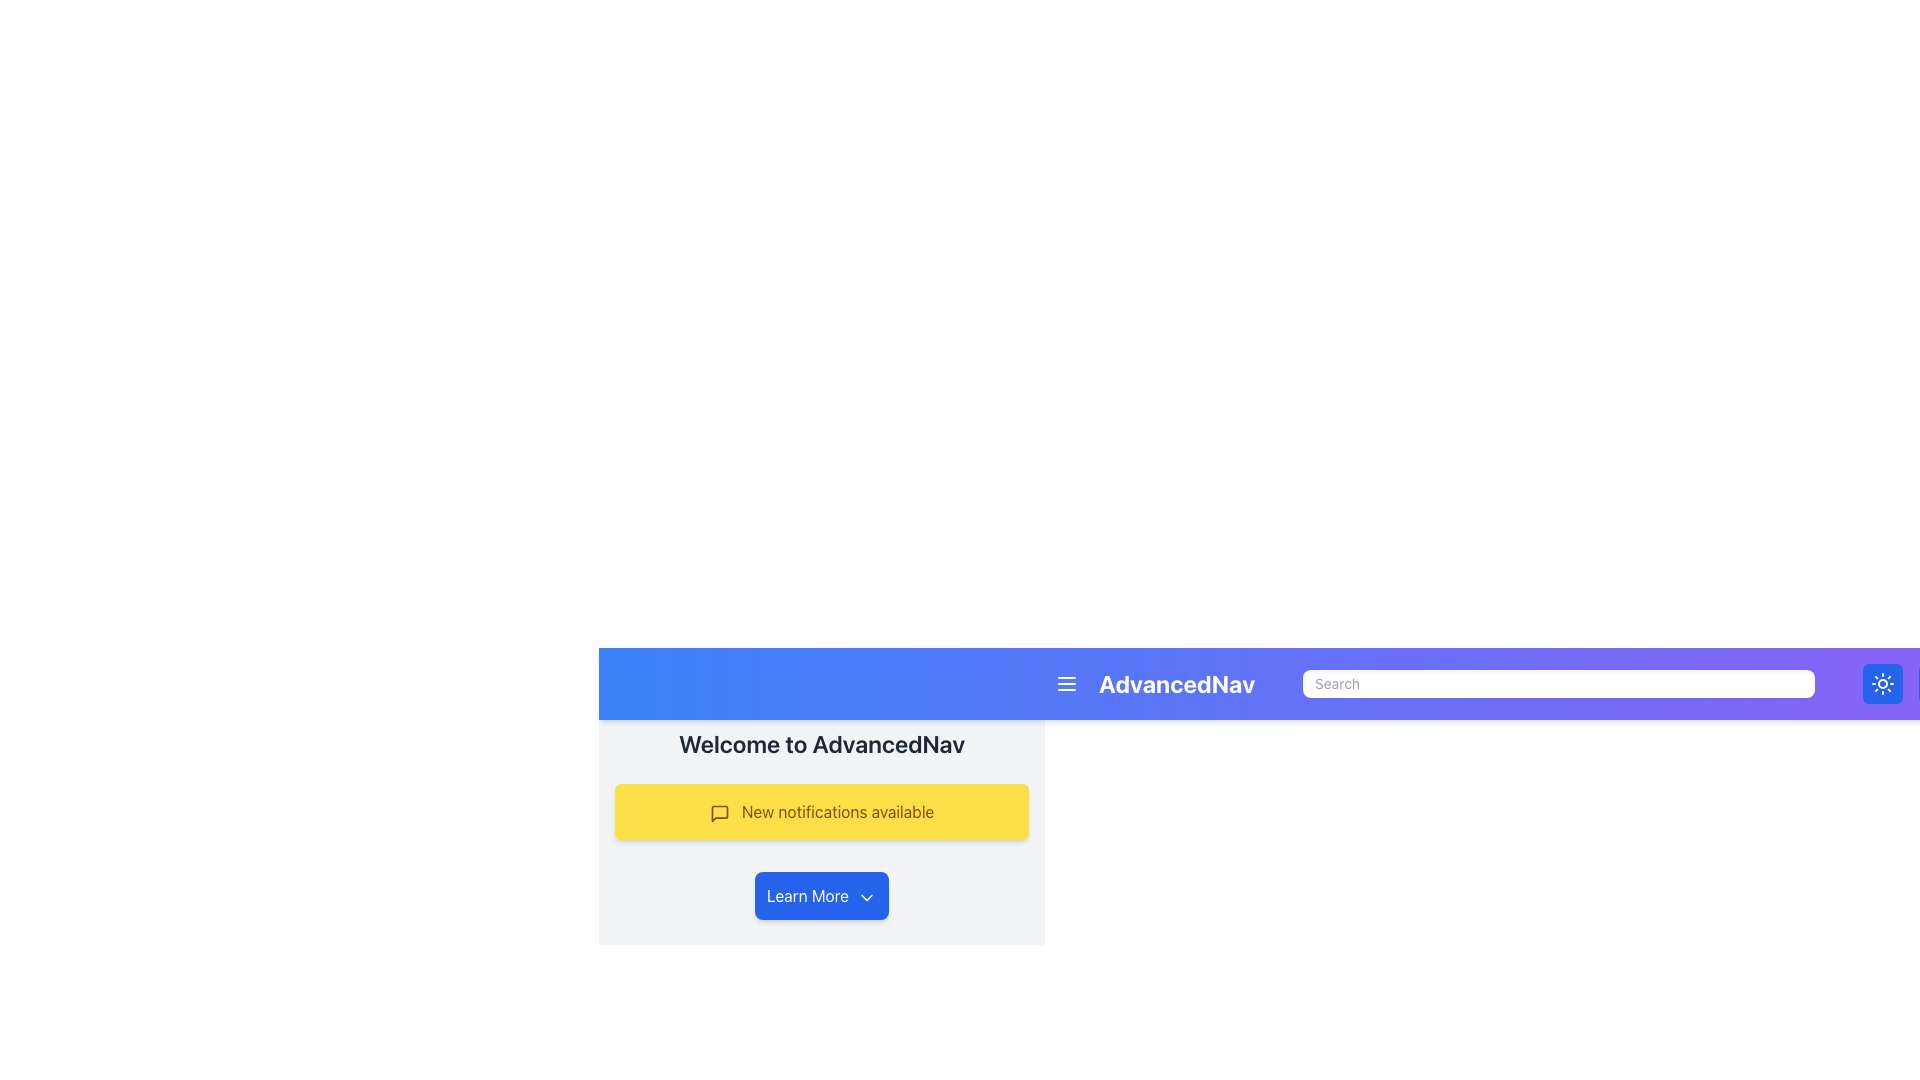  I want to click on the notification icon located on the left inside the notification banner displaying the message 'New notifications available', so click(719, 813).